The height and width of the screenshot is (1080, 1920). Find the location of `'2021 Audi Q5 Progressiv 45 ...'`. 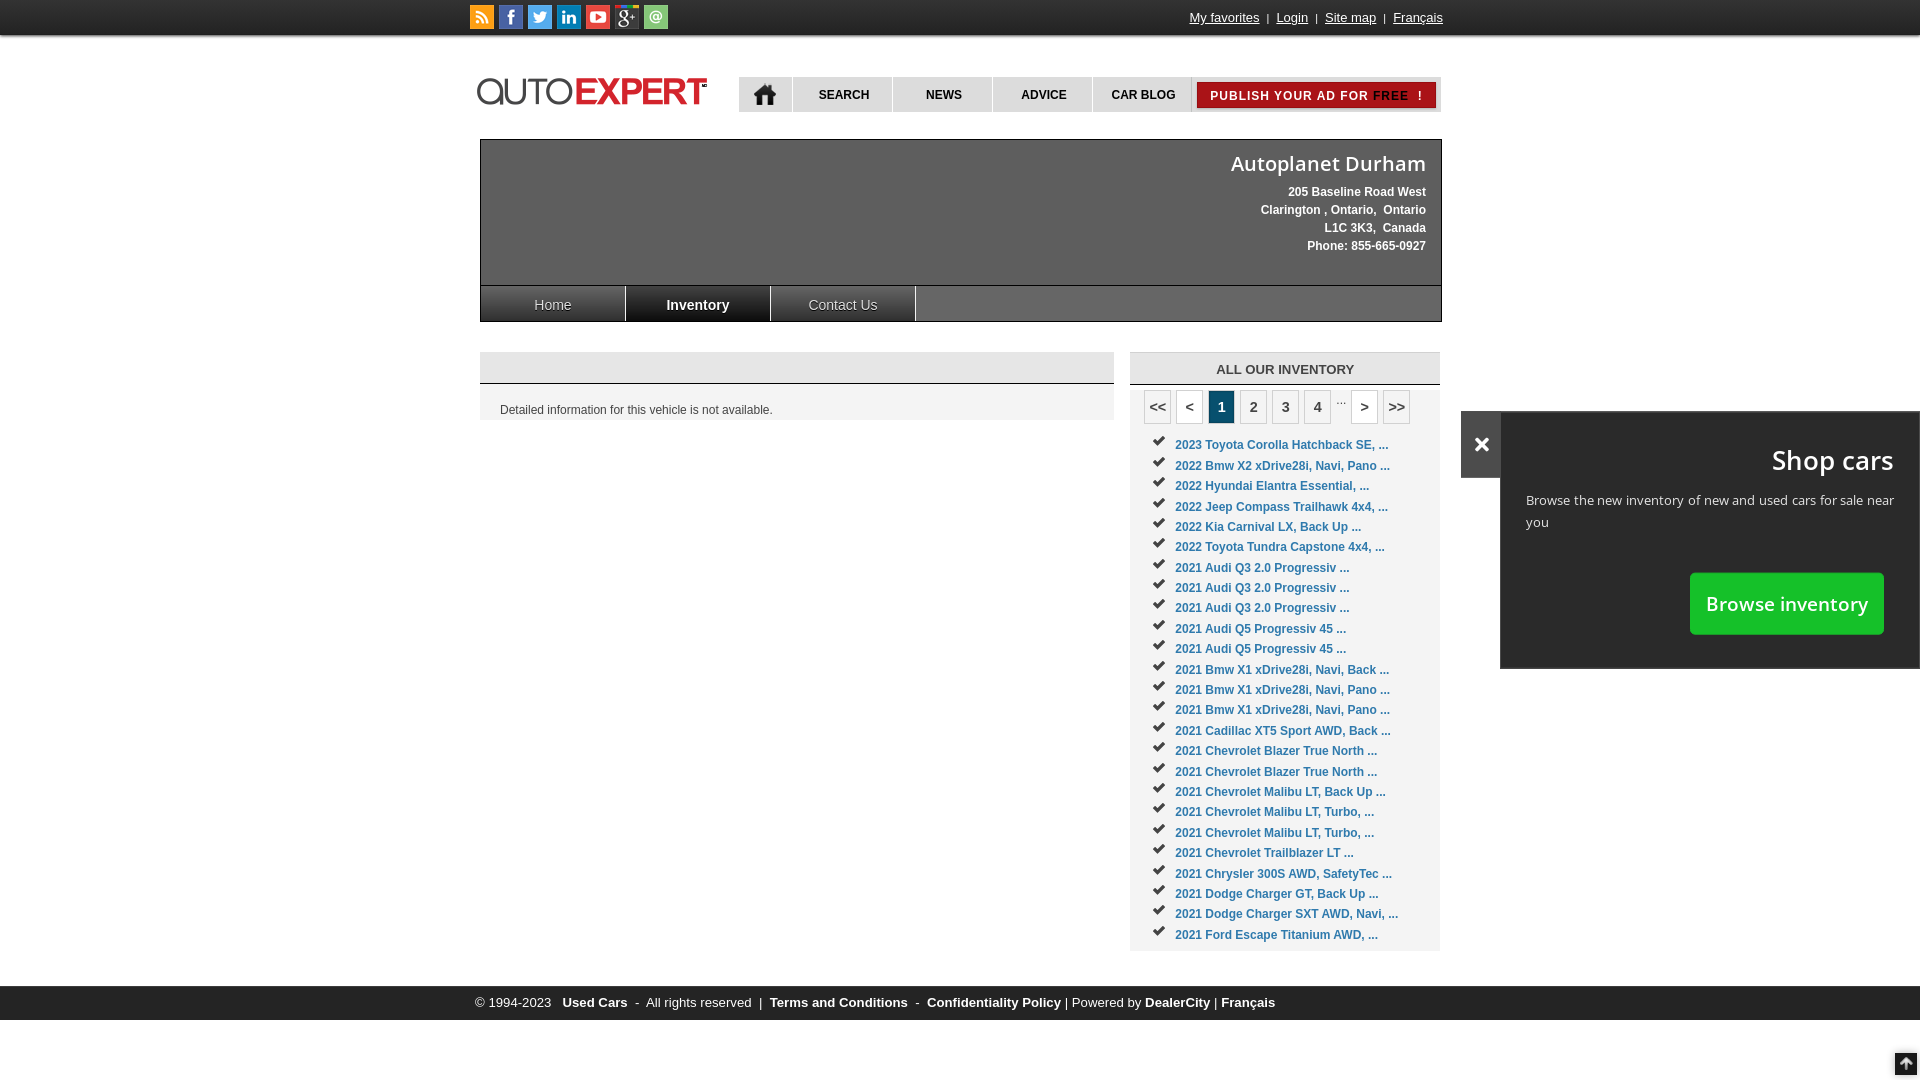

'2021 Audi Q5 Progressiv 45 ...' is located at coordinates (1259, 648).